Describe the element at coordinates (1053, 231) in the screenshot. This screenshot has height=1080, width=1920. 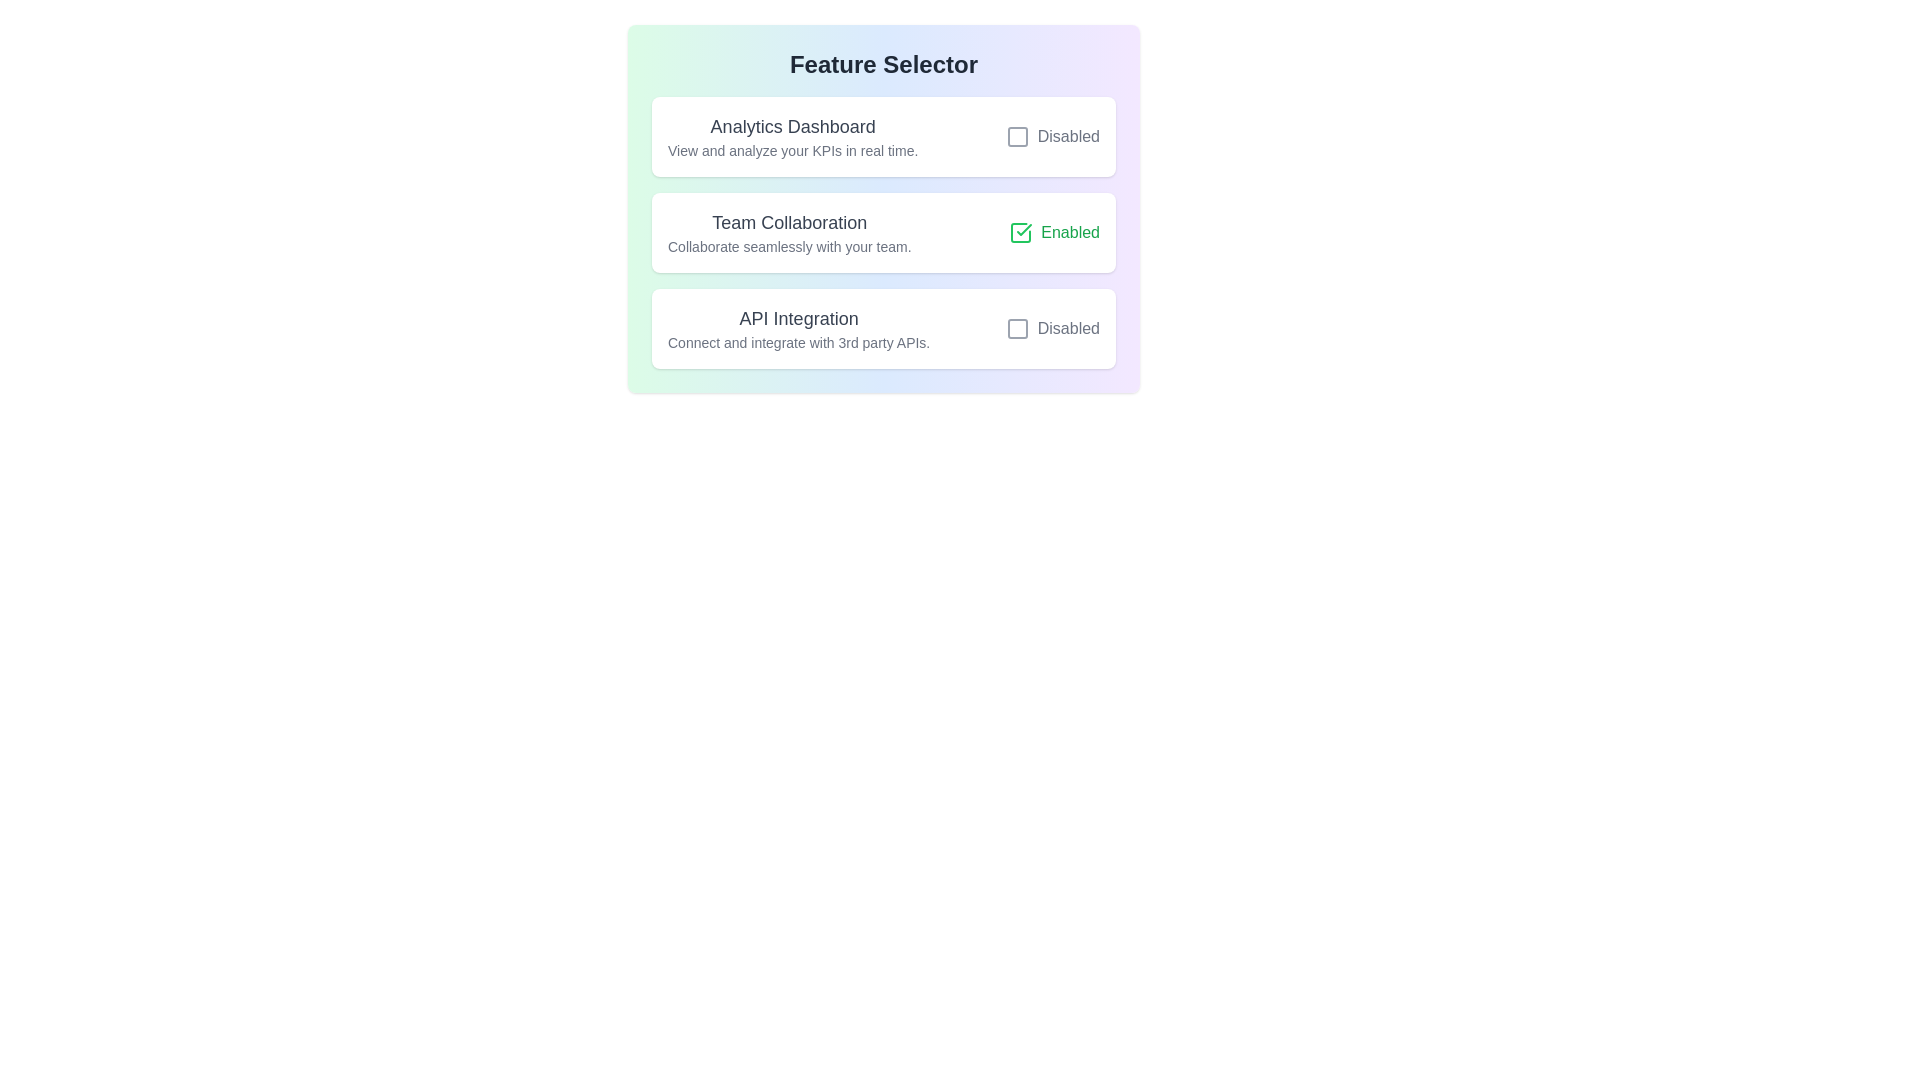
I see `the feature Team Collaboration by clicking its corresponding button` at that location.